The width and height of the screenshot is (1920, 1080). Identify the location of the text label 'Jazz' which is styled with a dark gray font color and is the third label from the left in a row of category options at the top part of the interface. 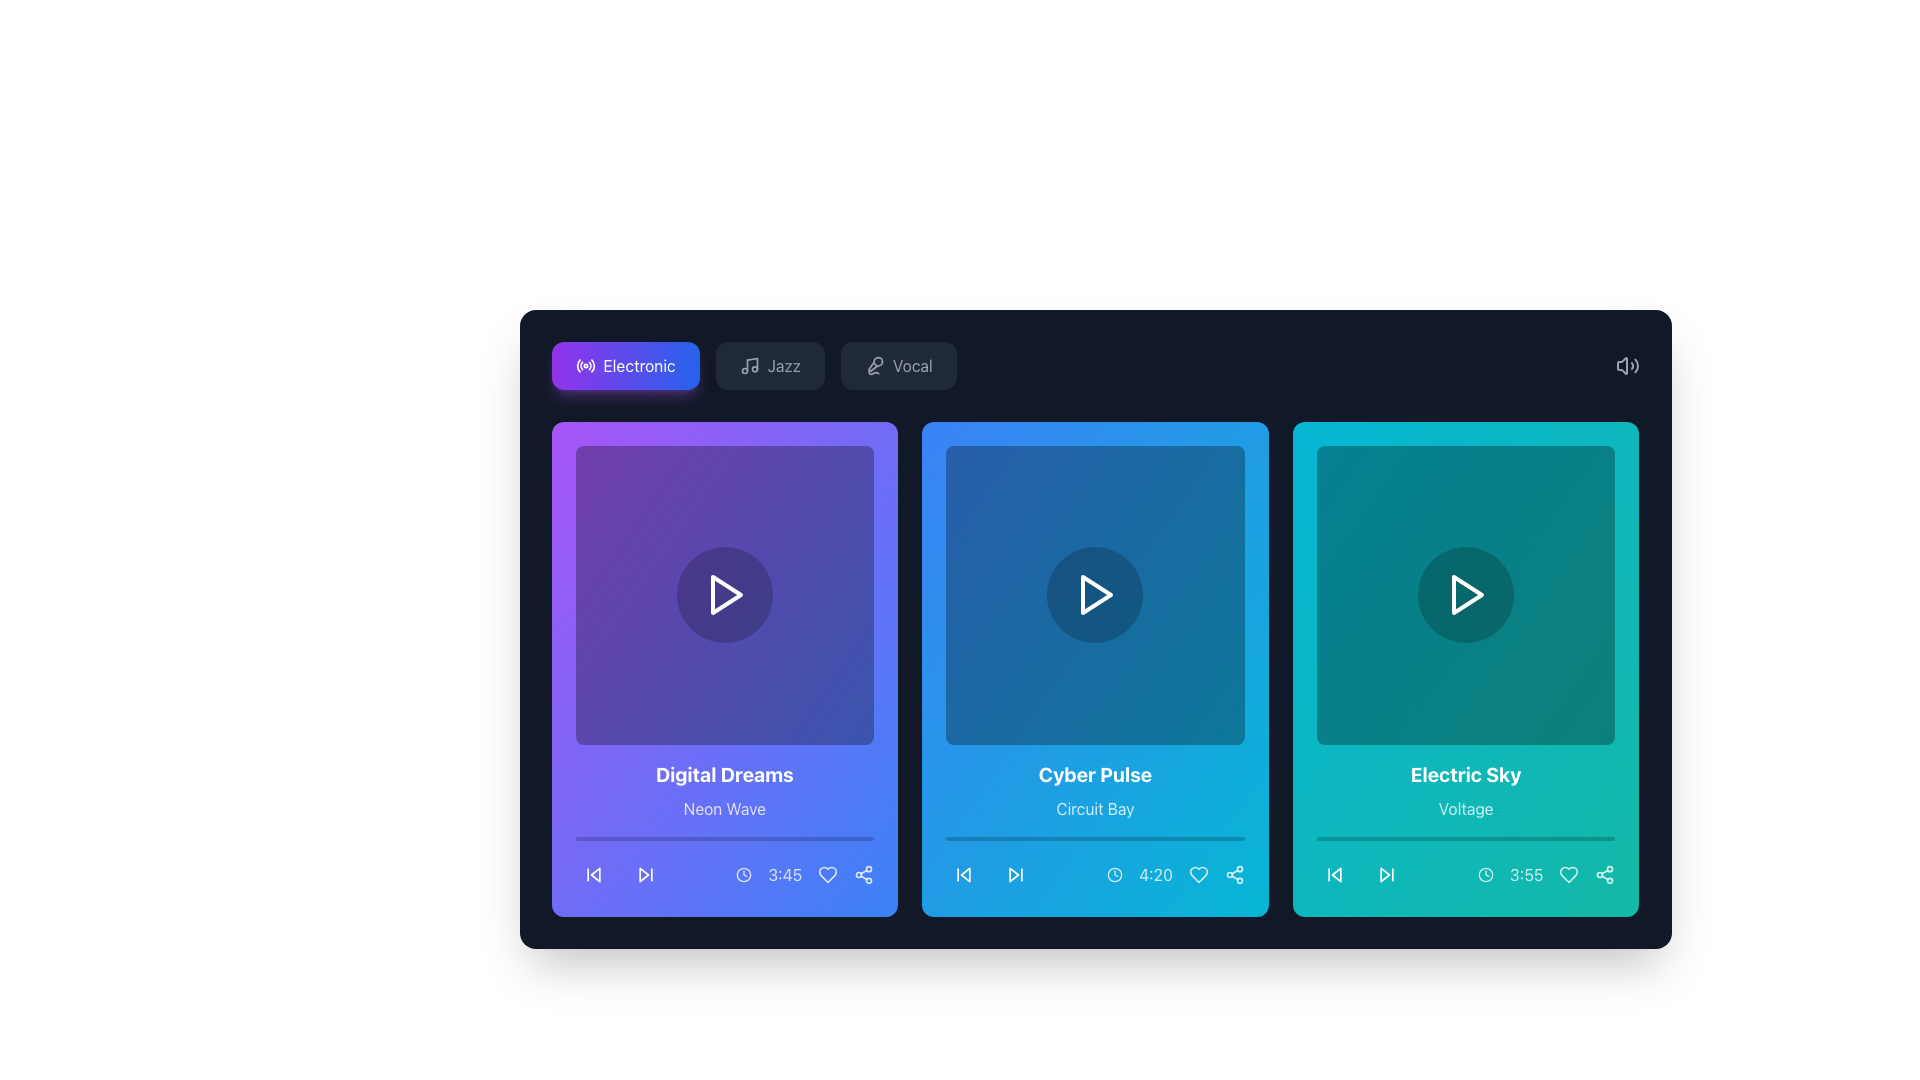
(783, 366).